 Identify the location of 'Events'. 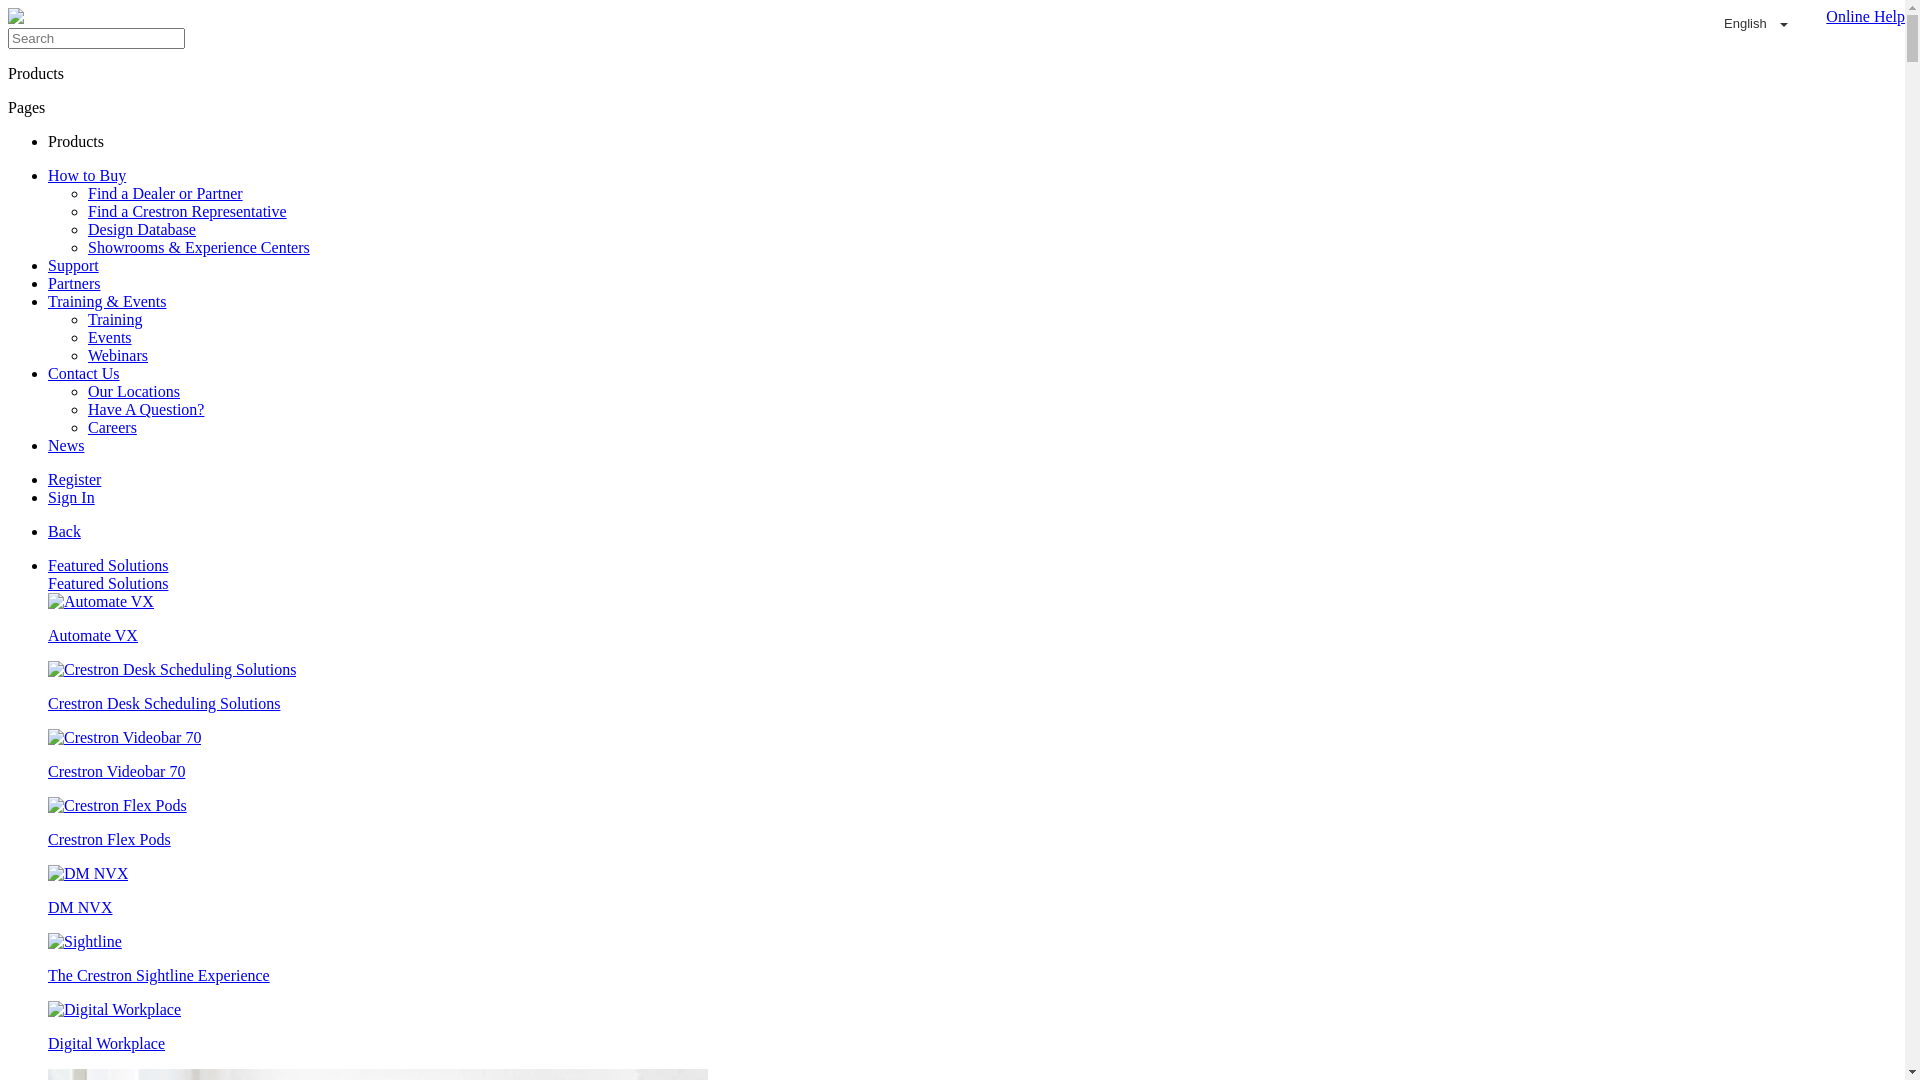
(86, 336).